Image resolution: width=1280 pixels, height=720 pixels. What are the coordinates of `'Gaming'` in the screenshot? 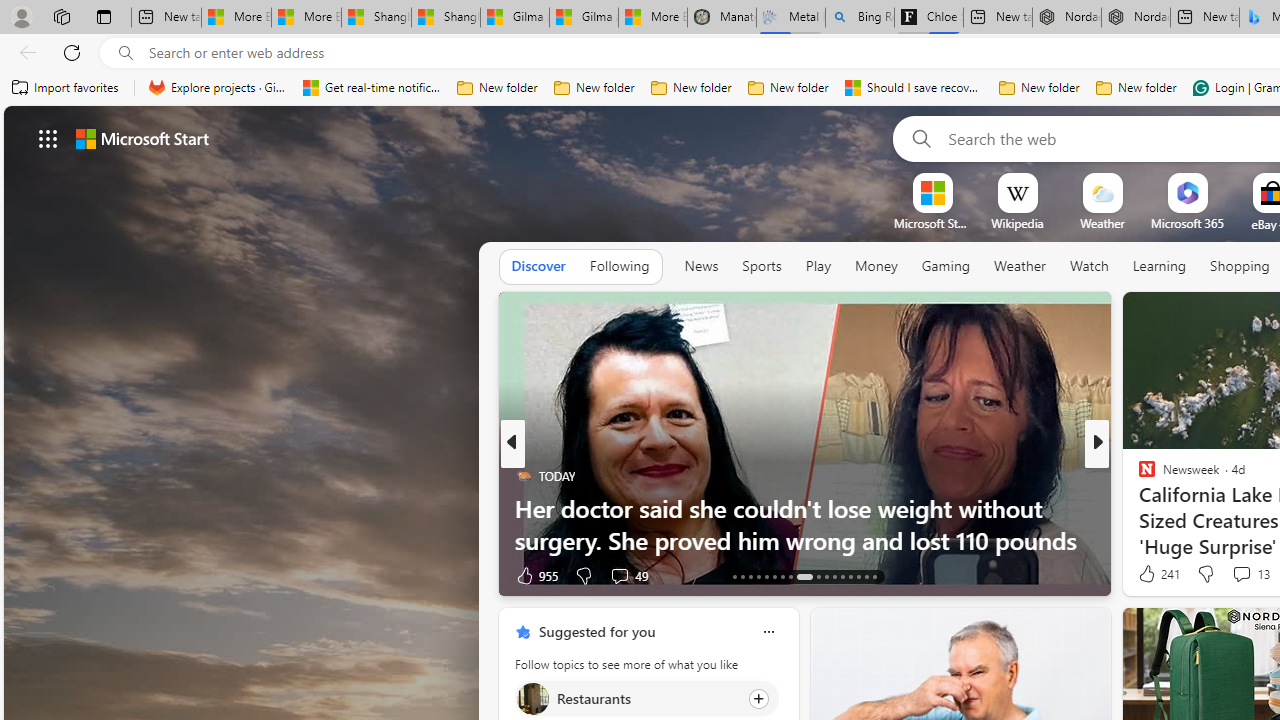 It's located at (944, 266).